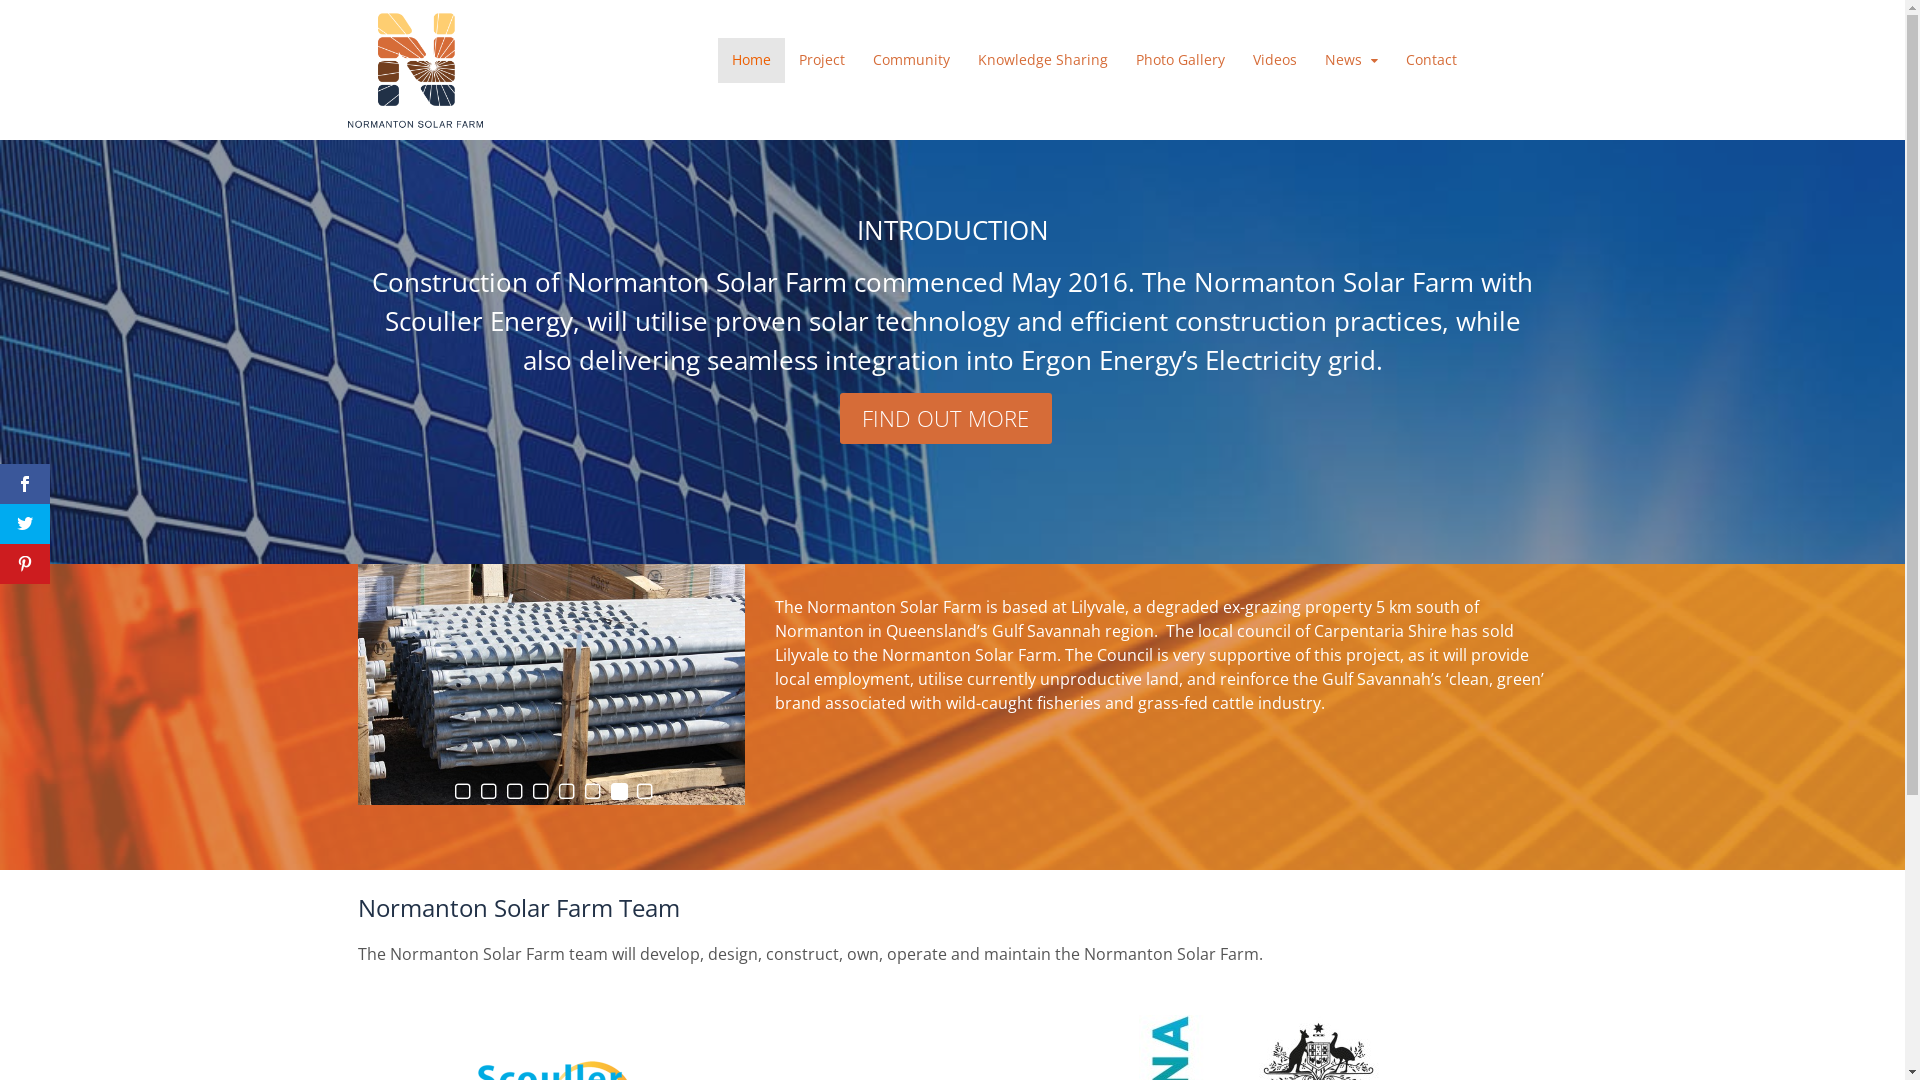 The width and height of the screenshot is (1920, 1080). What do you see at coordinates (750, 59) in the screenshot?
I see `'Home'` at bounding box center [750, 59].